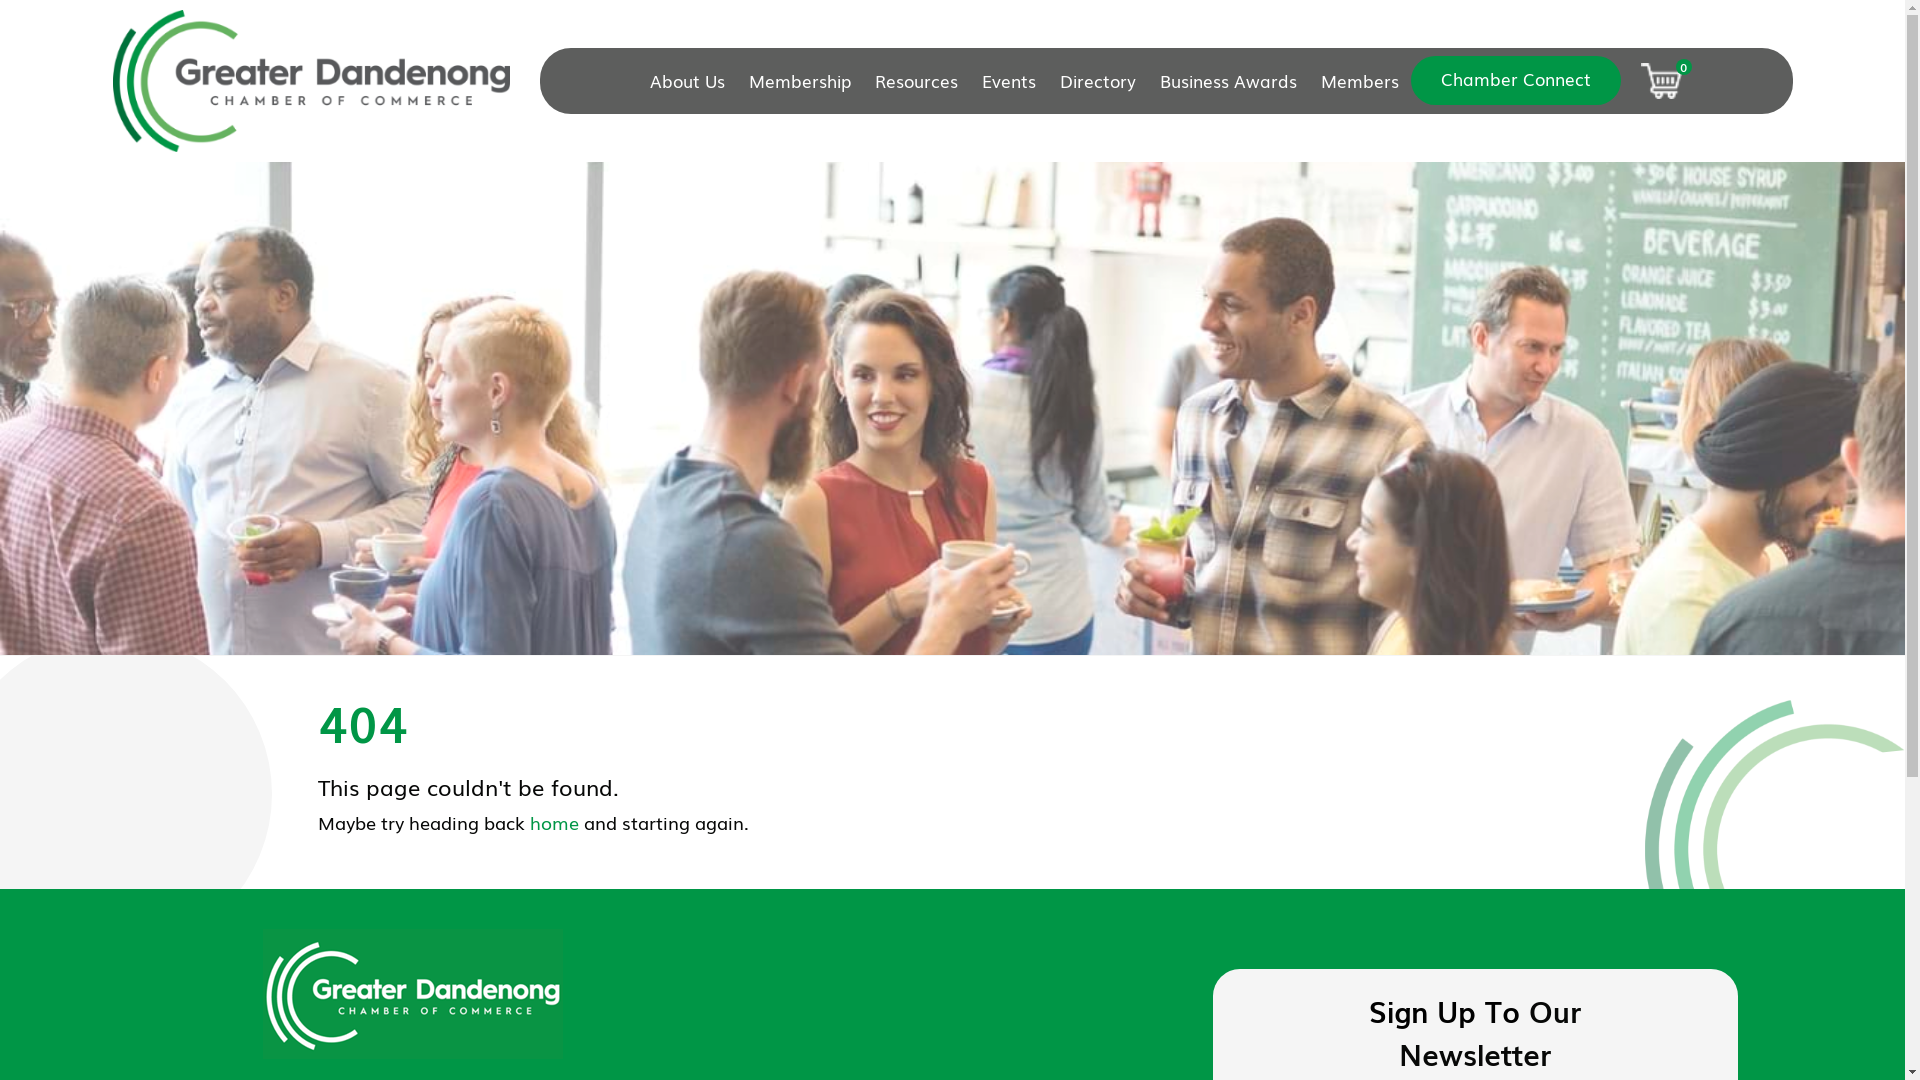  What do you see at coordinates (1516, 79) in the screenshot?
I see `'Chamber Connect'` at bounding box center [1516, 79].